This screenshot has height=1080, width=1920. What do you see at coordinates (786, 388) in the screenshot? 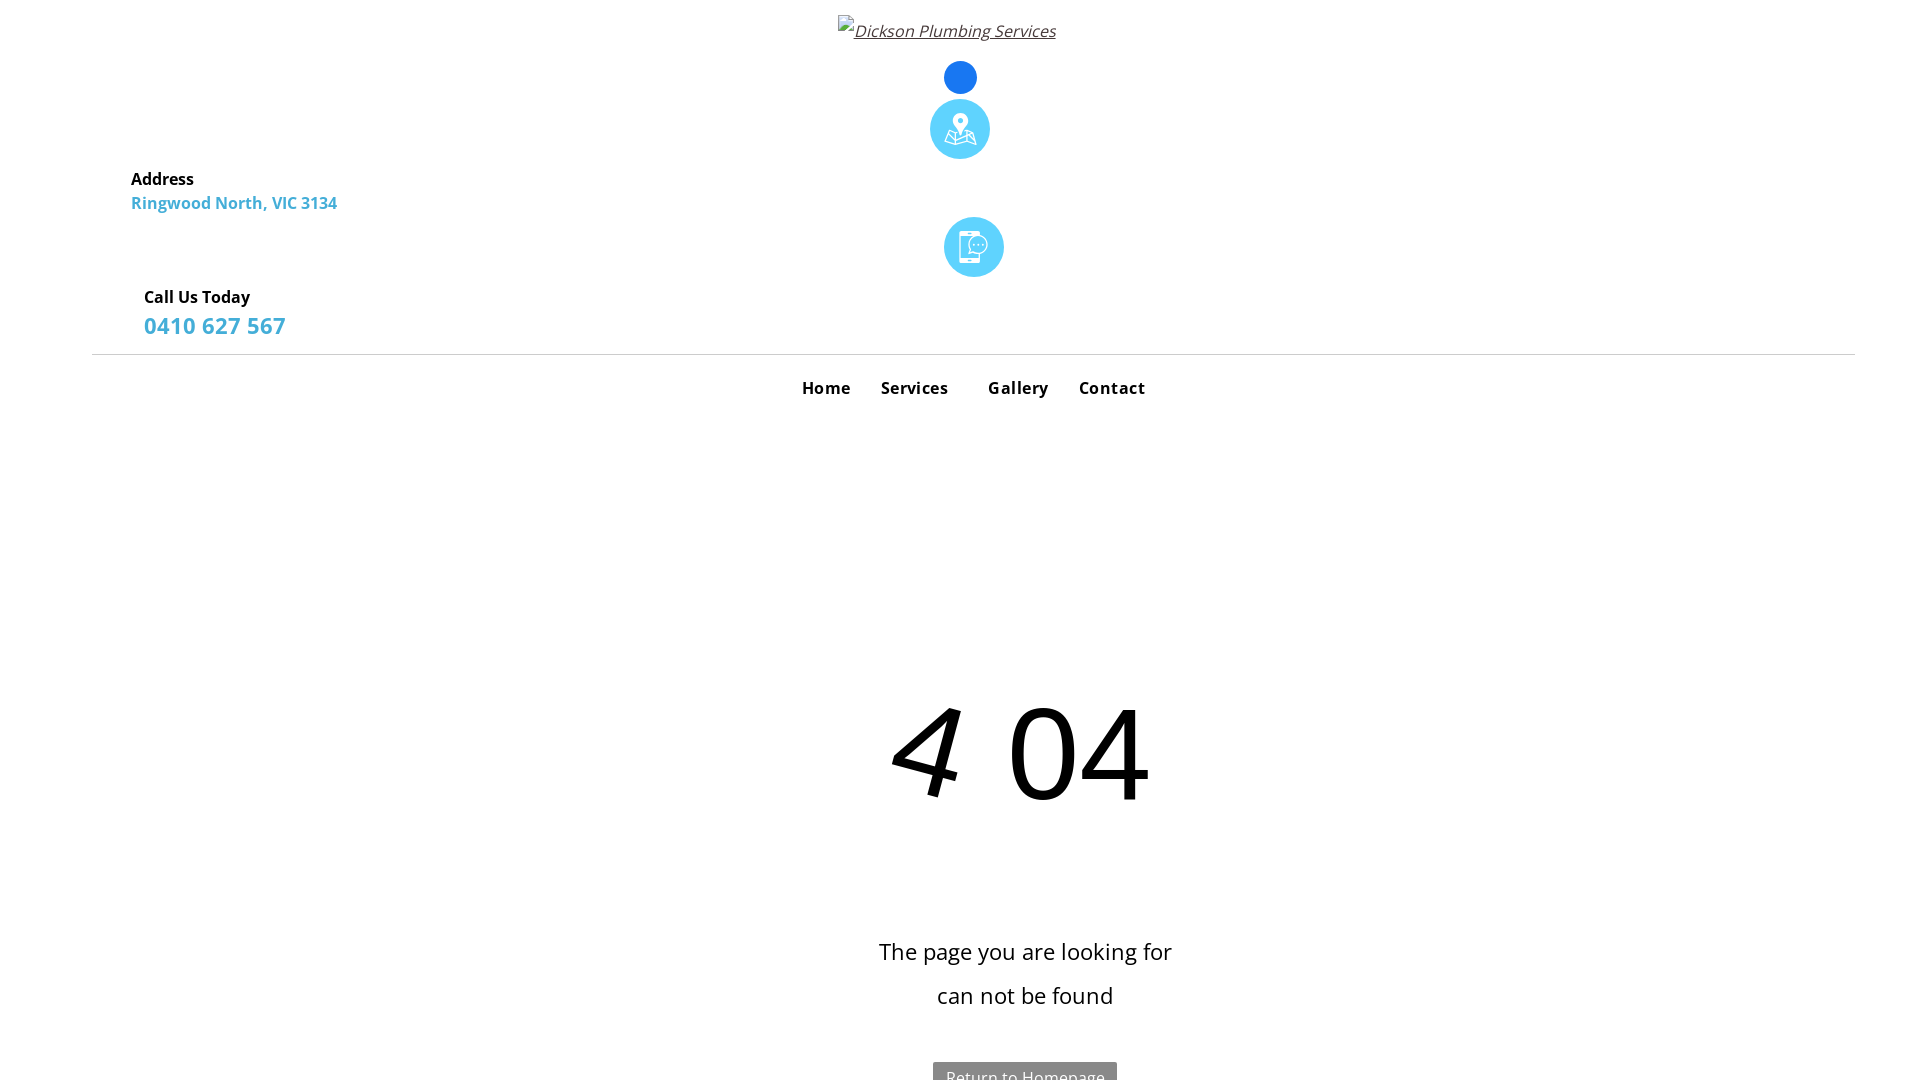
I see `'Home'` at bounding box center [786, 388].